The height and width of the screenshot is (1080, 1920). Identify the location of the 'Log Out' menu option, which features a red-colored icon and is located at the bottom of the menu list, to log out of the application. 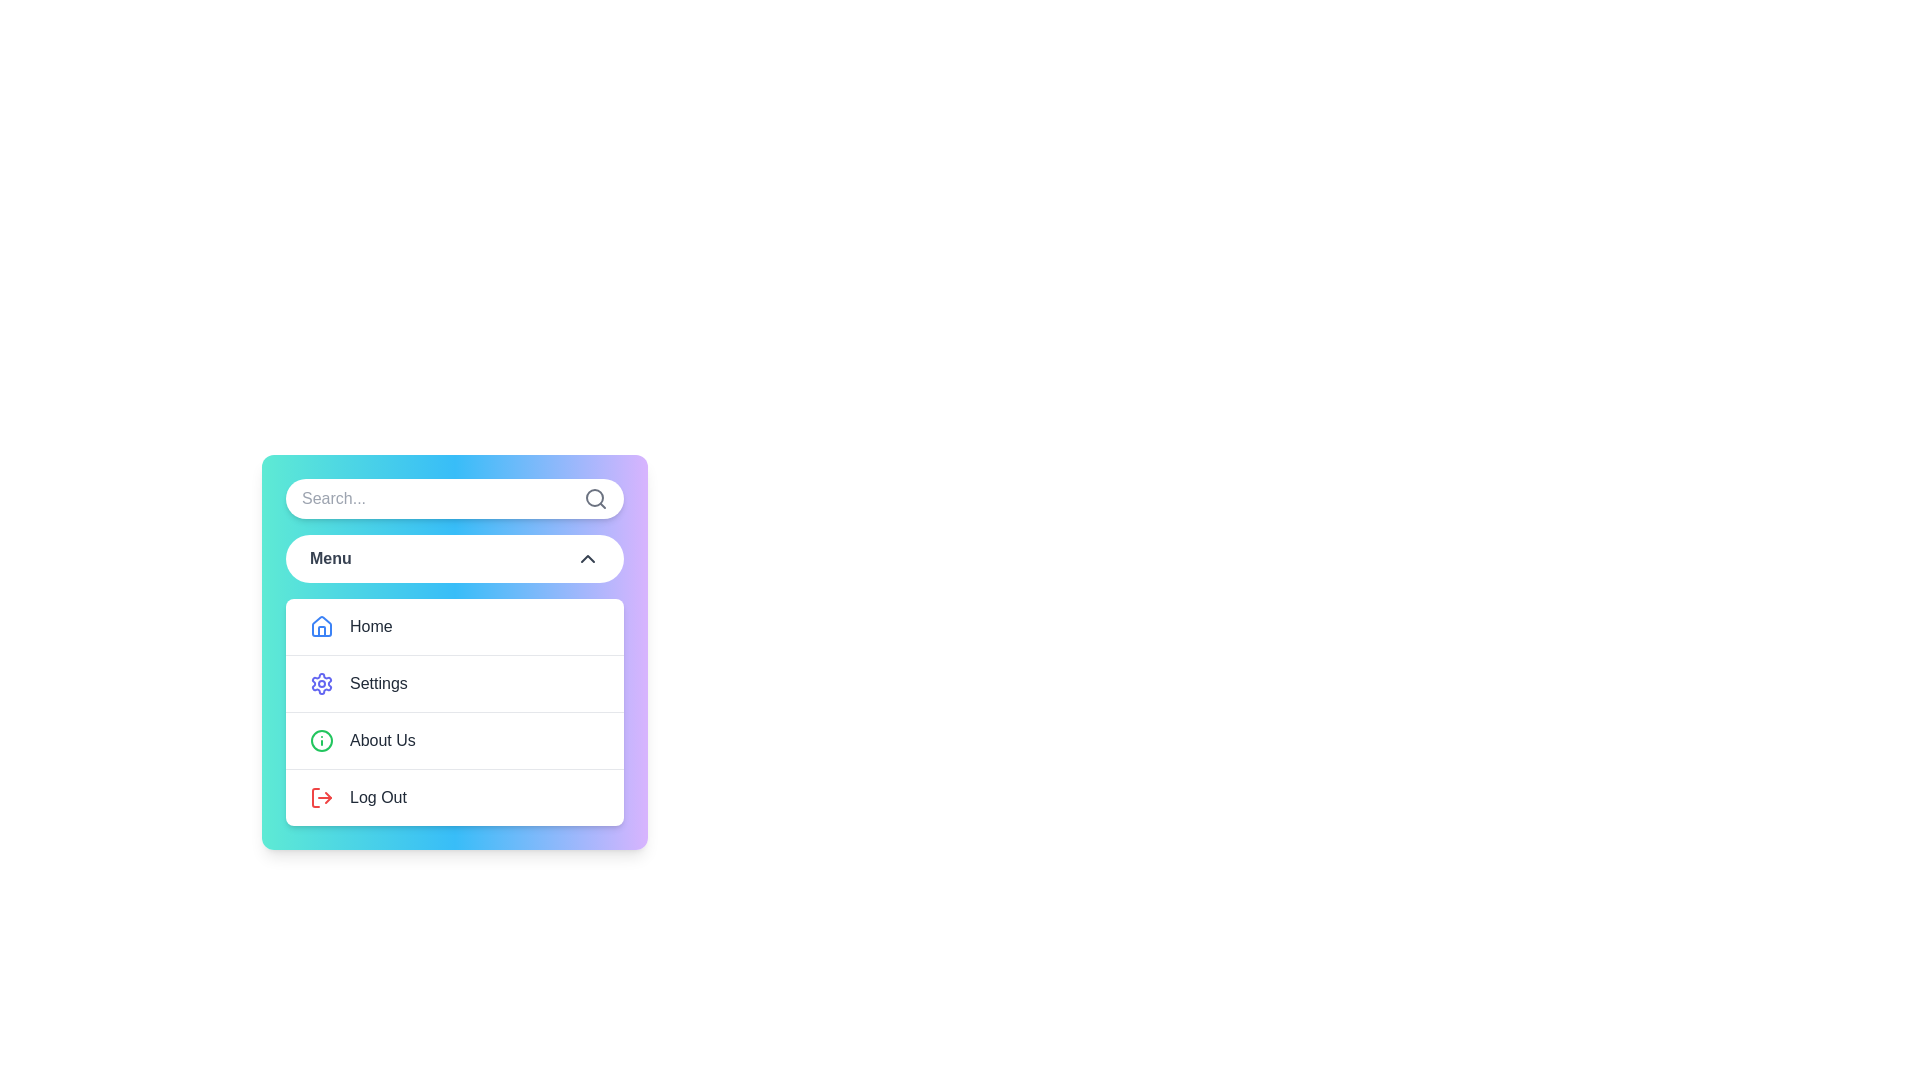
(454, 796).